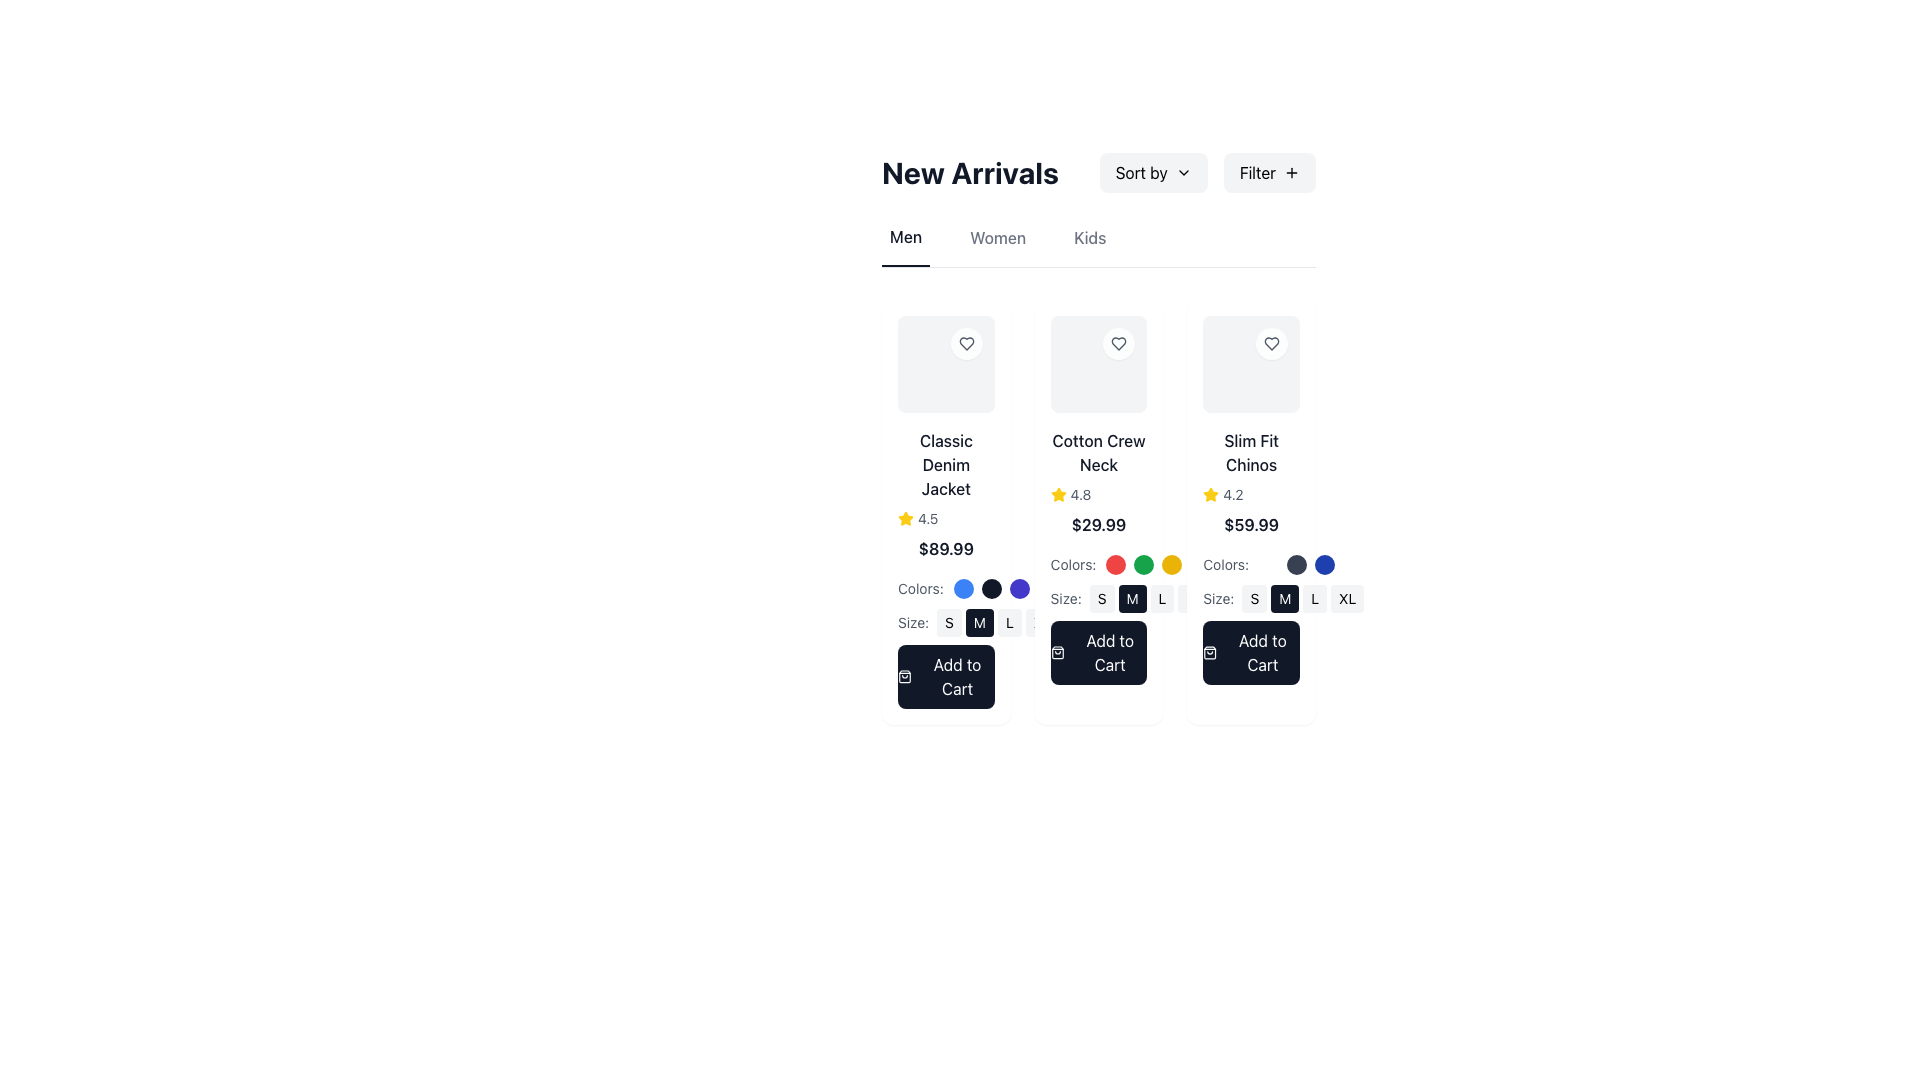 The image size is (1920, 1080). Describe the element at coordinates (1232, 494) in the screenshot. I see `the text label displaying '4.2' in gray font, located to the right of the yellow star icon in the rating section of the third product card in the 'New Arrivals' section` at that location.